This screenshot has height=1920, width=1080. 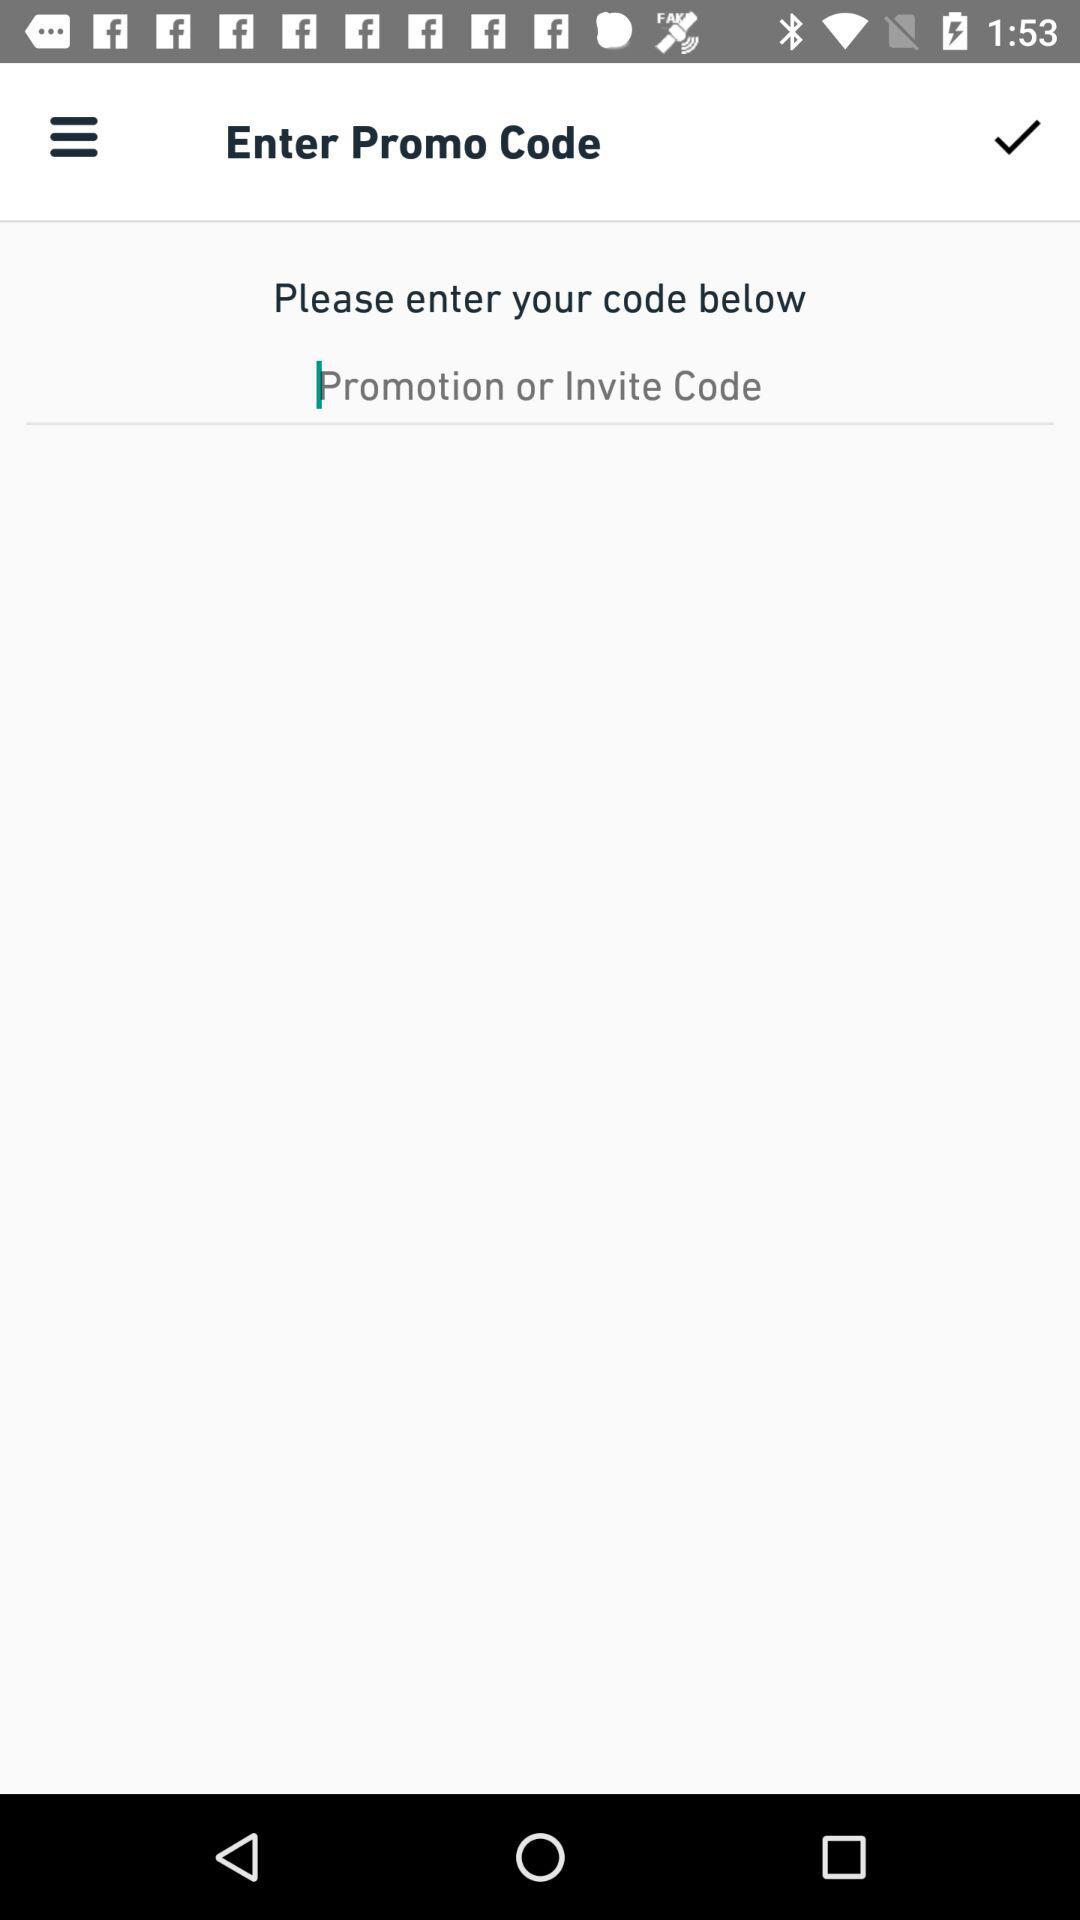 I want to click on promotion code need, so click(x=540, y=384).